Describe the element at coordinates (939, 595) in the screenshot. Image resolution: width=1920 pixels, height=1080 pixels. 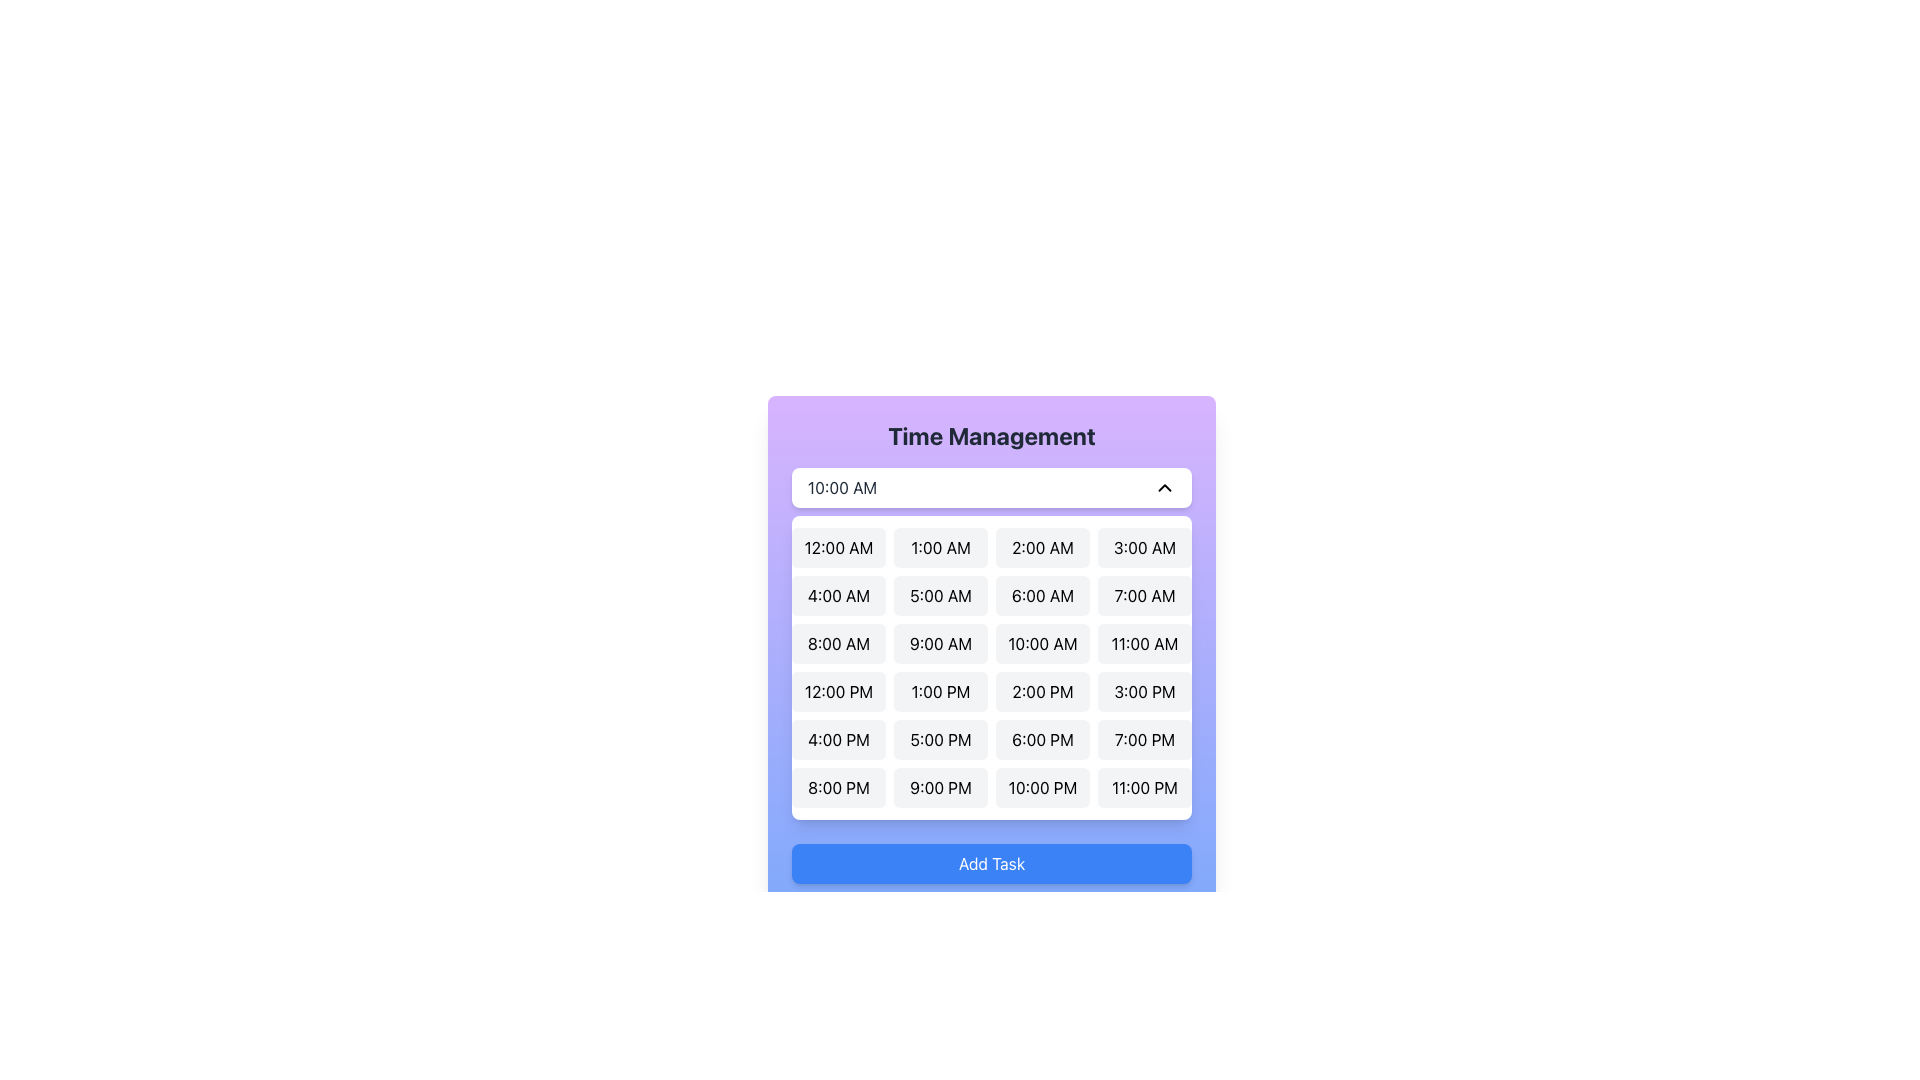
I see `the rectangular button with the text '5:00 AM'` at that location.